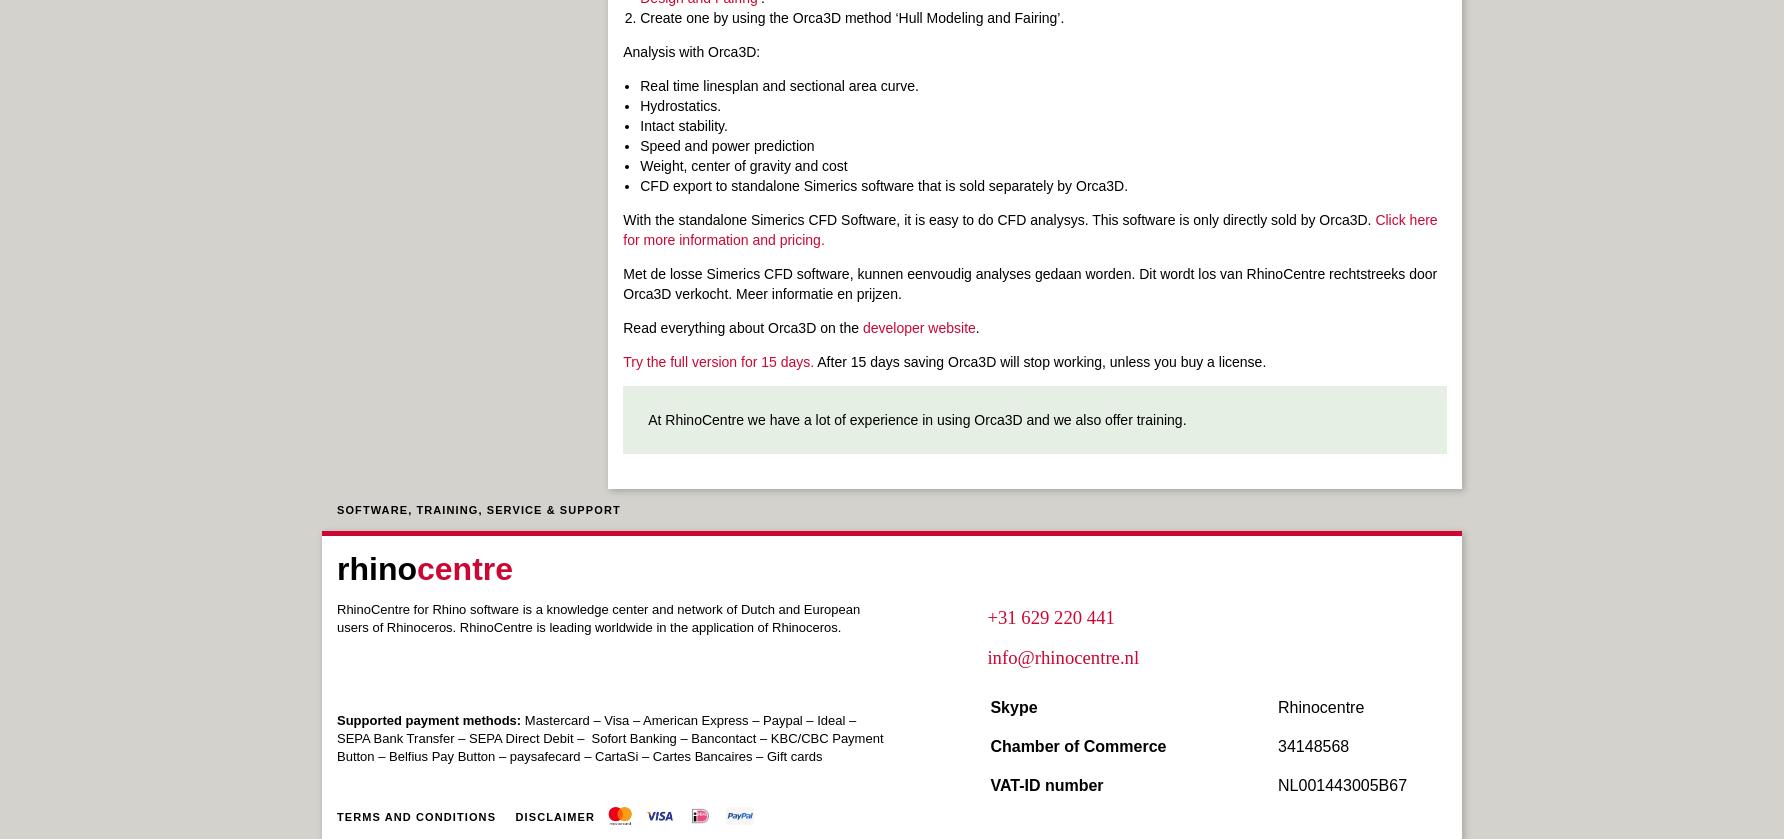 The image size is (1784, 839). Describe the element at coordinates (851, 18) in the screenshot. I see `'Create one by using the Orca3D method ‘Hull Modeling and Fairing’.'` at that location.